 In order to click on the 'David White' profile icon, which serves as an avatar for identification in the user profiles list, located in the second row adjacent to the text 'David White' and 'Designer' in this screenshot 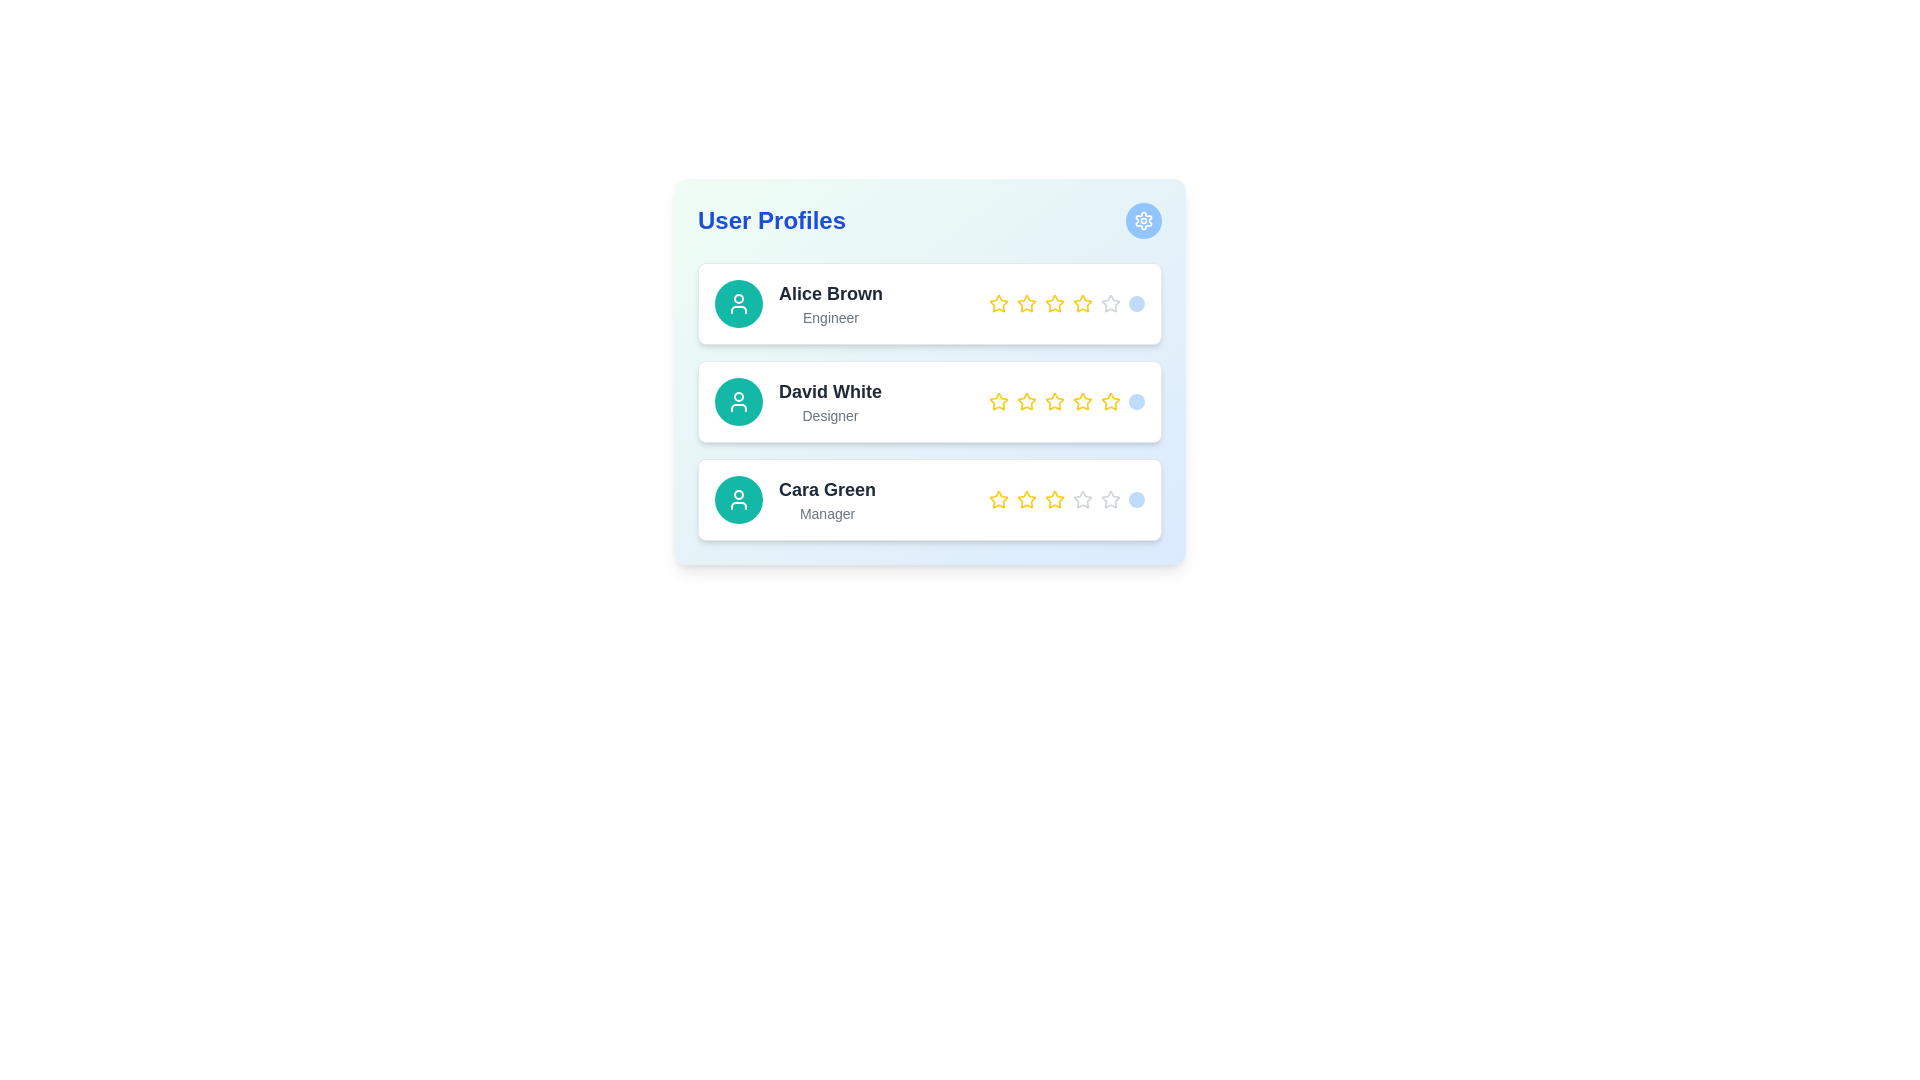, I will do `click(738, 401)`.